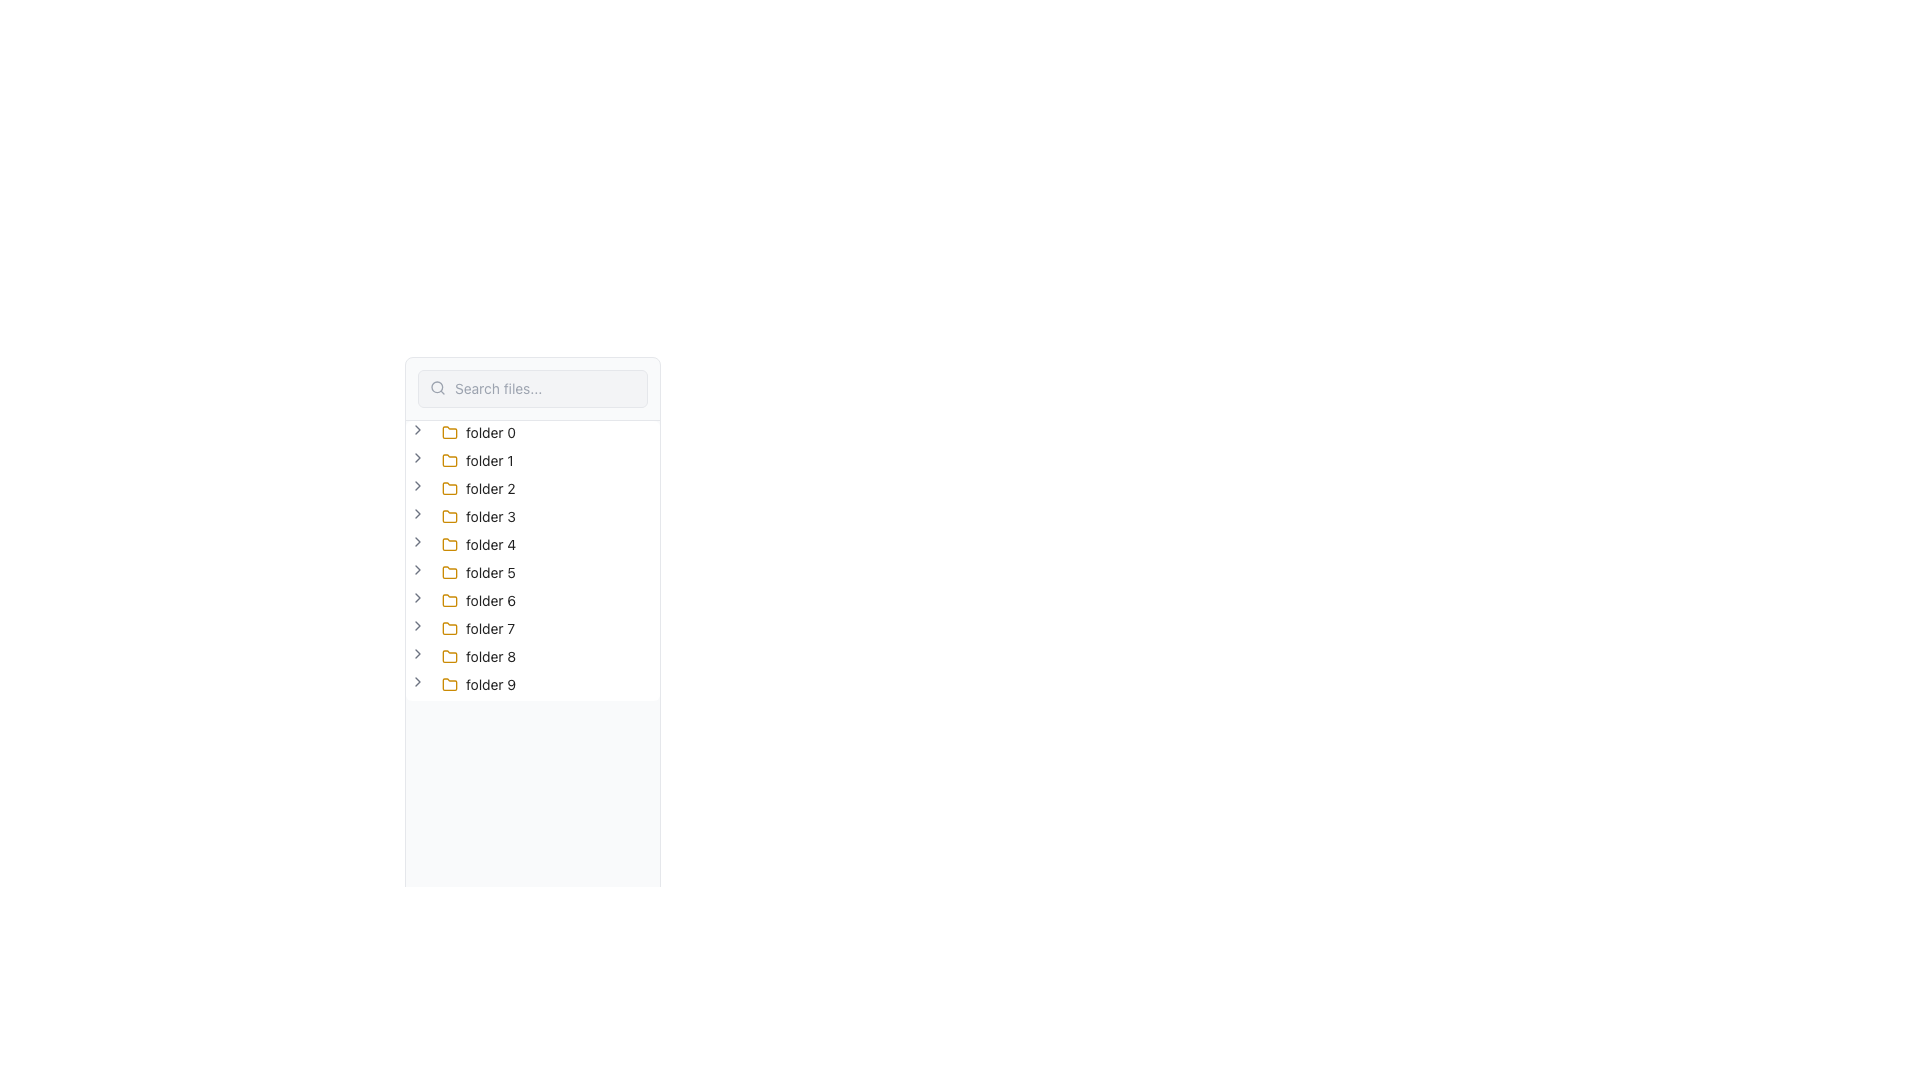 The image size is (1920, 1080). Describe the element at coordinates (464, 600) in the screenshot. I see `the 'folder 6' tree node element` at that location.